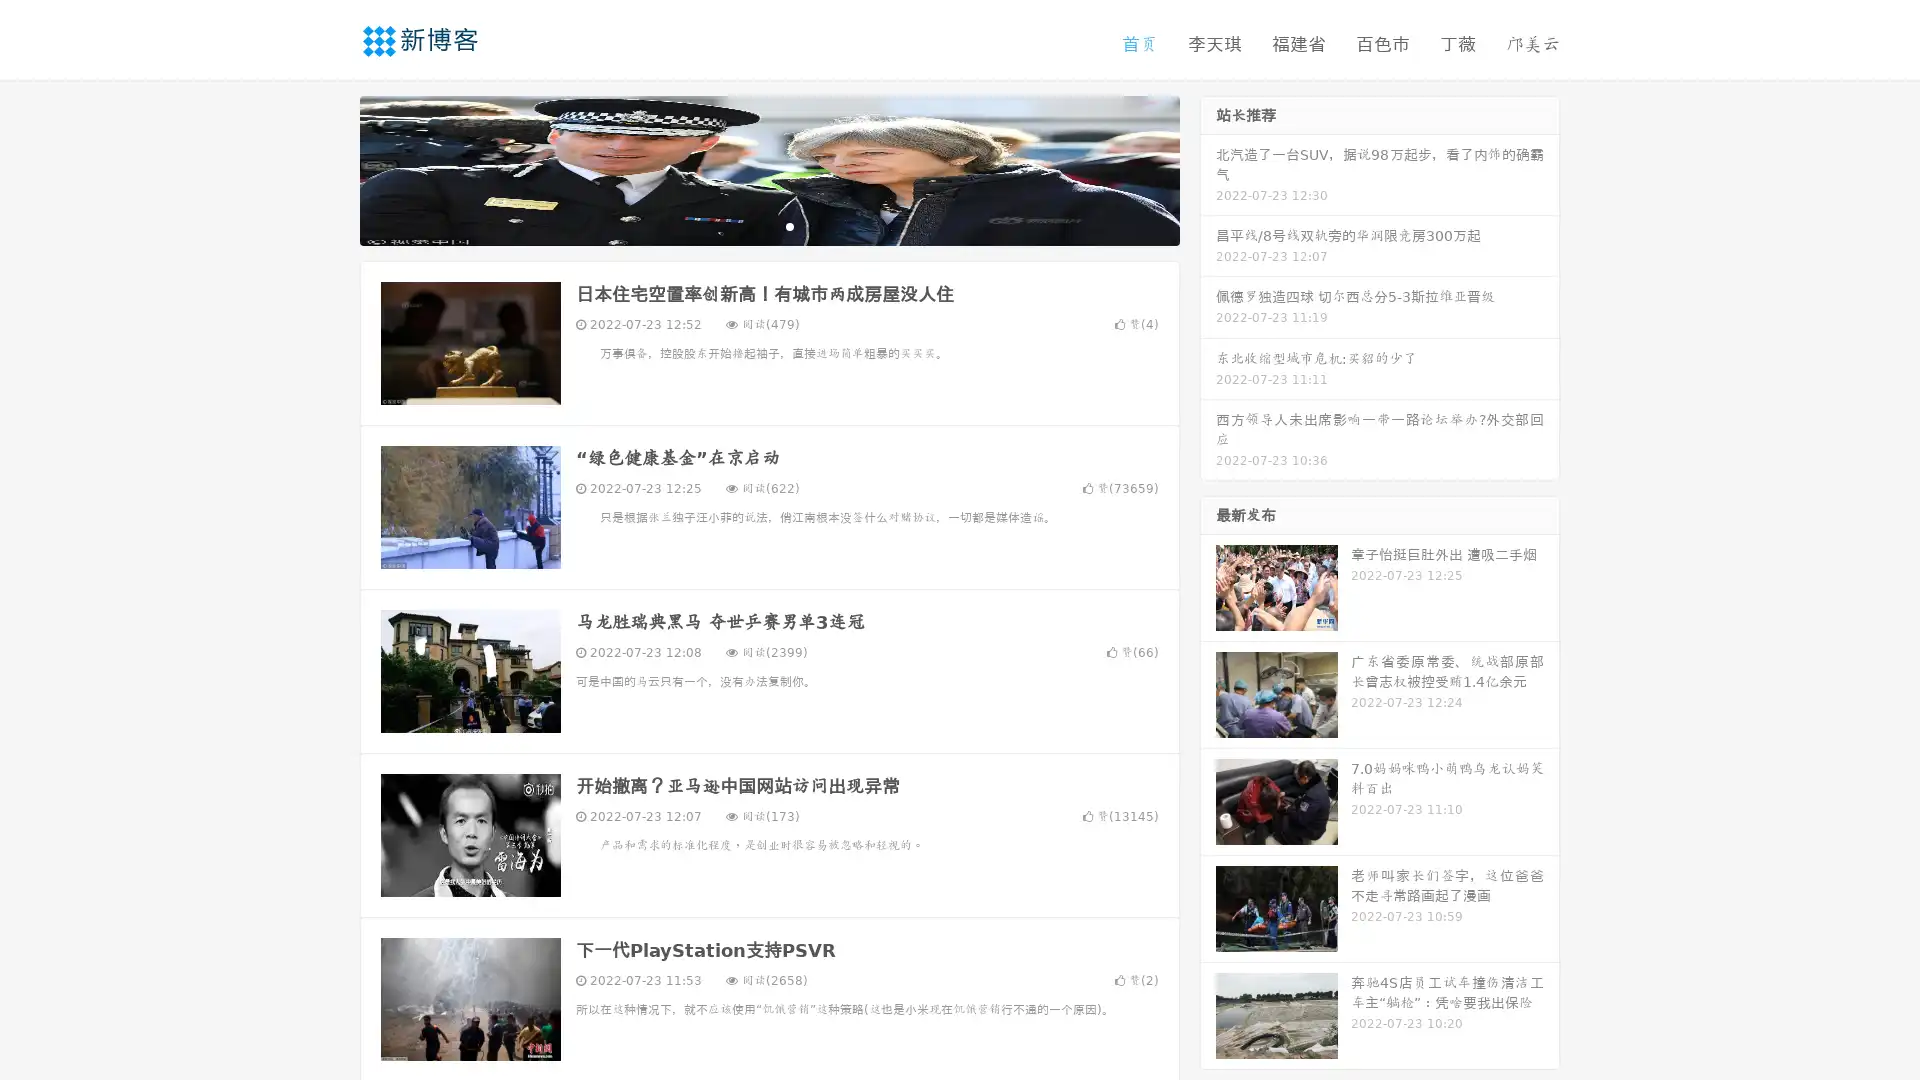 Image resolution: width=1920 pixels, height=1080 pixels. Describe the element at coordinates (789, 225) in the screenshot. I see `Go to slide 3` at that location.